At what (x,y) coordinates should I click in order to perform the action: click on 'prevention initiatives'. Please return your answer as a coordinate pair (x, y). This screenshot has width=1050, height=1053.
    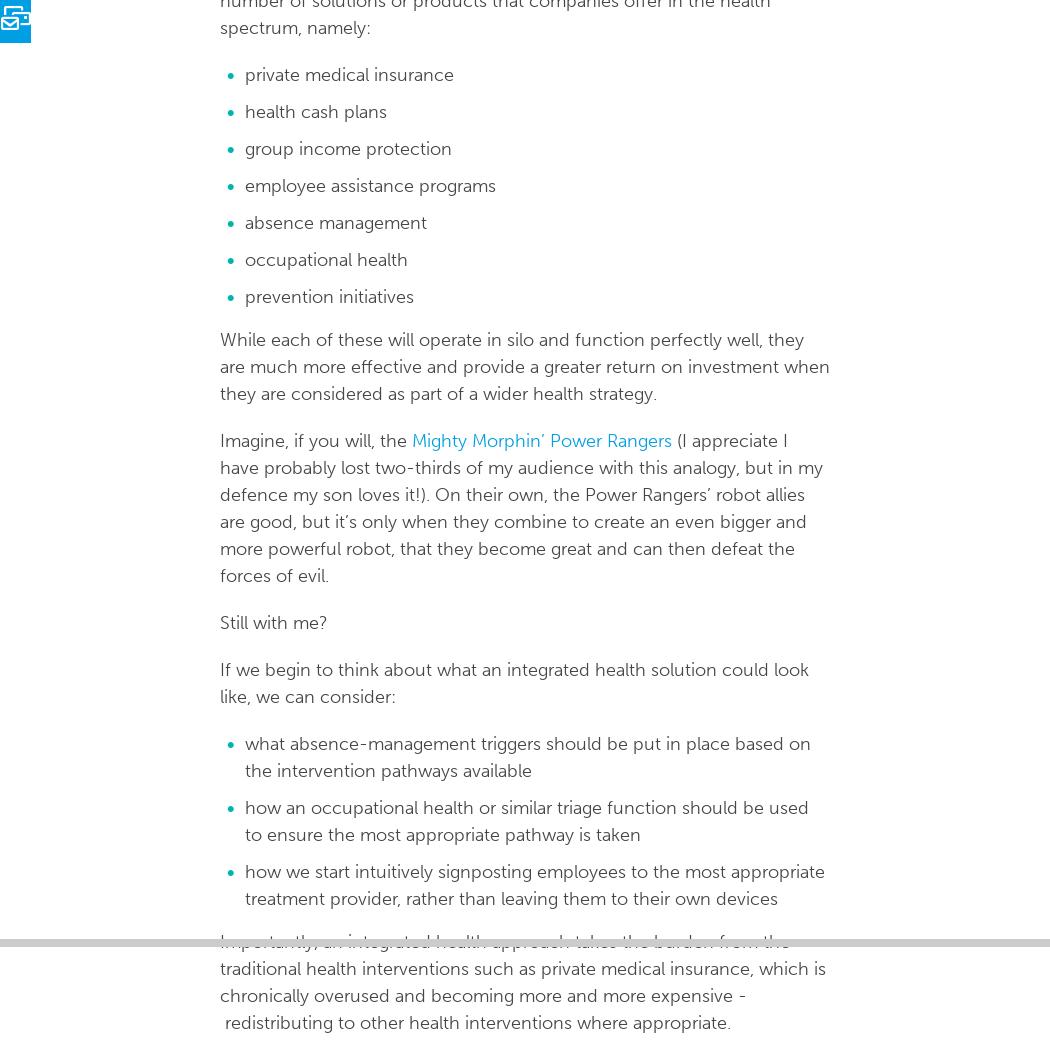
    Looking at the image, I should click on (328, 297).